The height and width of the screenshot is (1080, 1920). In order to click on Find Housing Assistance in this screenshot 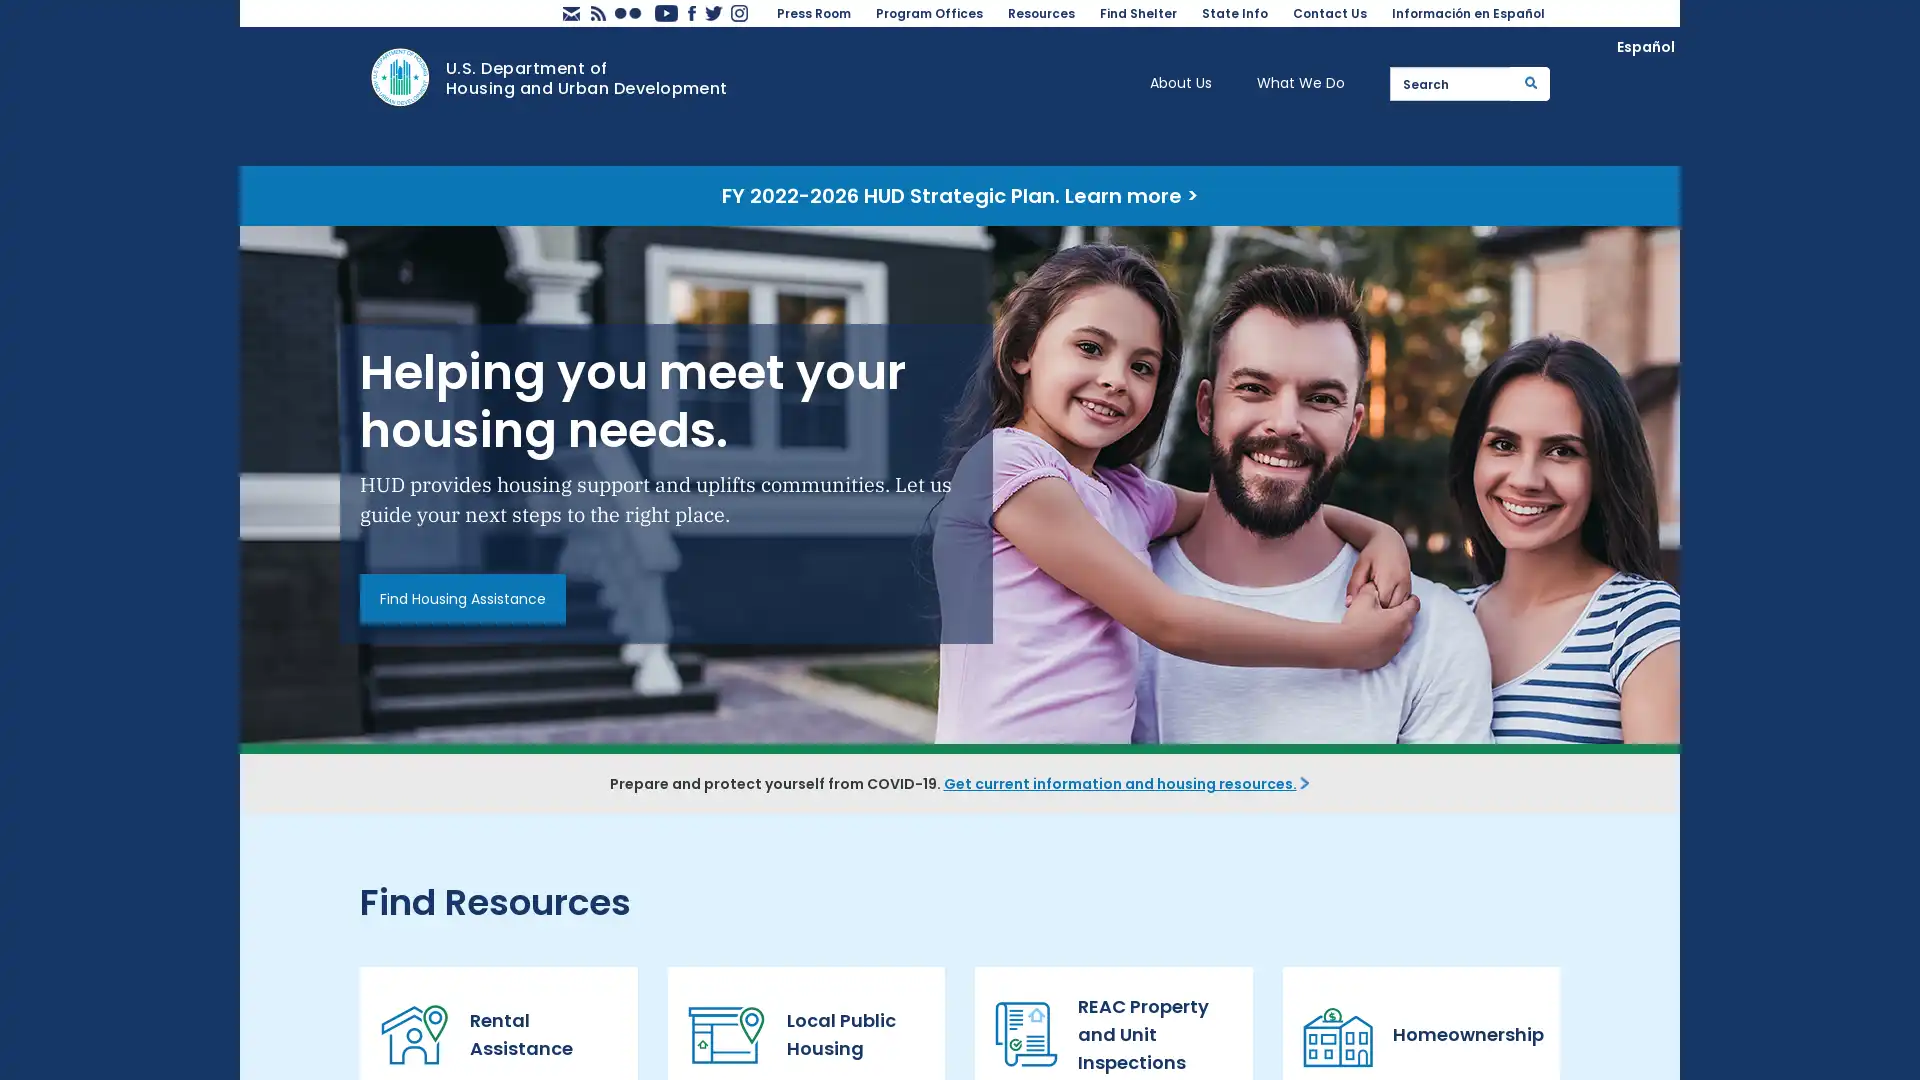, I will do `click(461, 597)`.